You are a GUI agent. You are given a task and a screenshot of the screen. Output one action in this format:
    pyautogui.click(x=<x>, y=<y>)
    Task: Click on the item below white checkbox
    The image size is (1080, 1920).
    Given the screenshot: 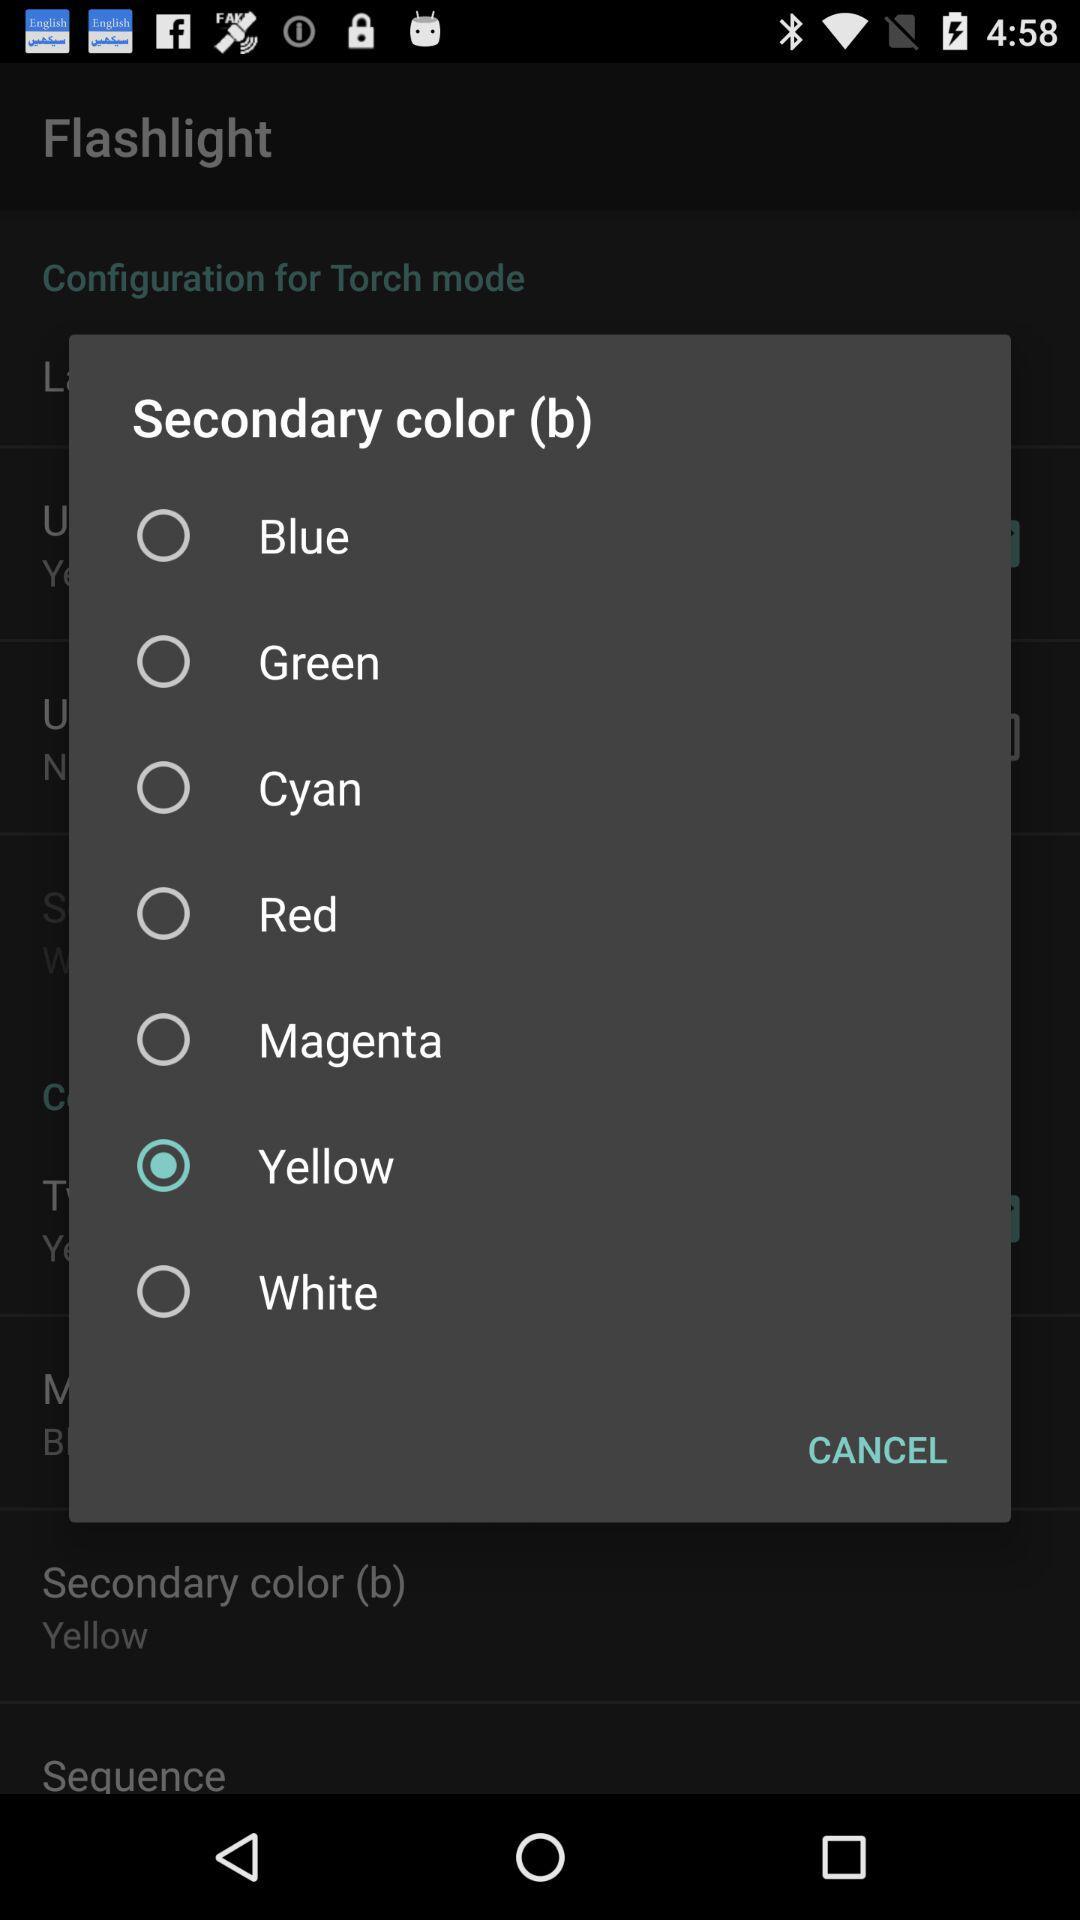 What is the action you would take?
    pyautogui.click(x=876, y=1449)
    